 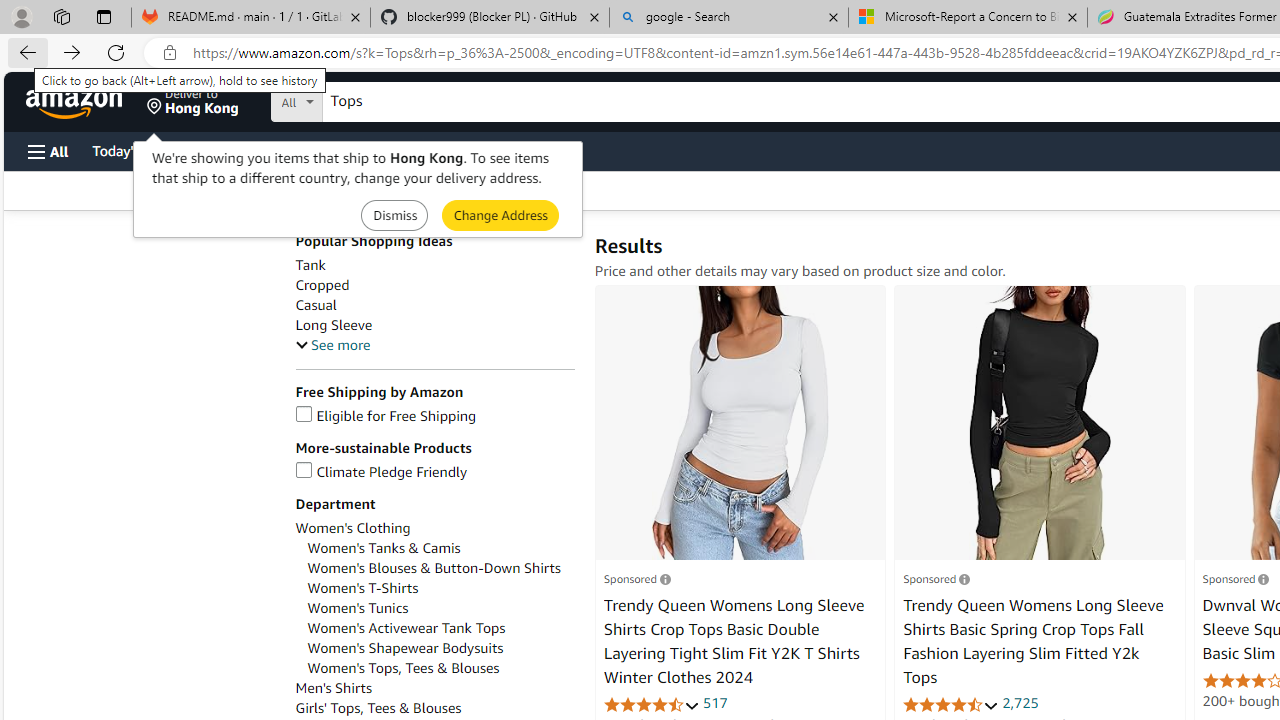 I want to click on '517', so click(x=715, y=702).